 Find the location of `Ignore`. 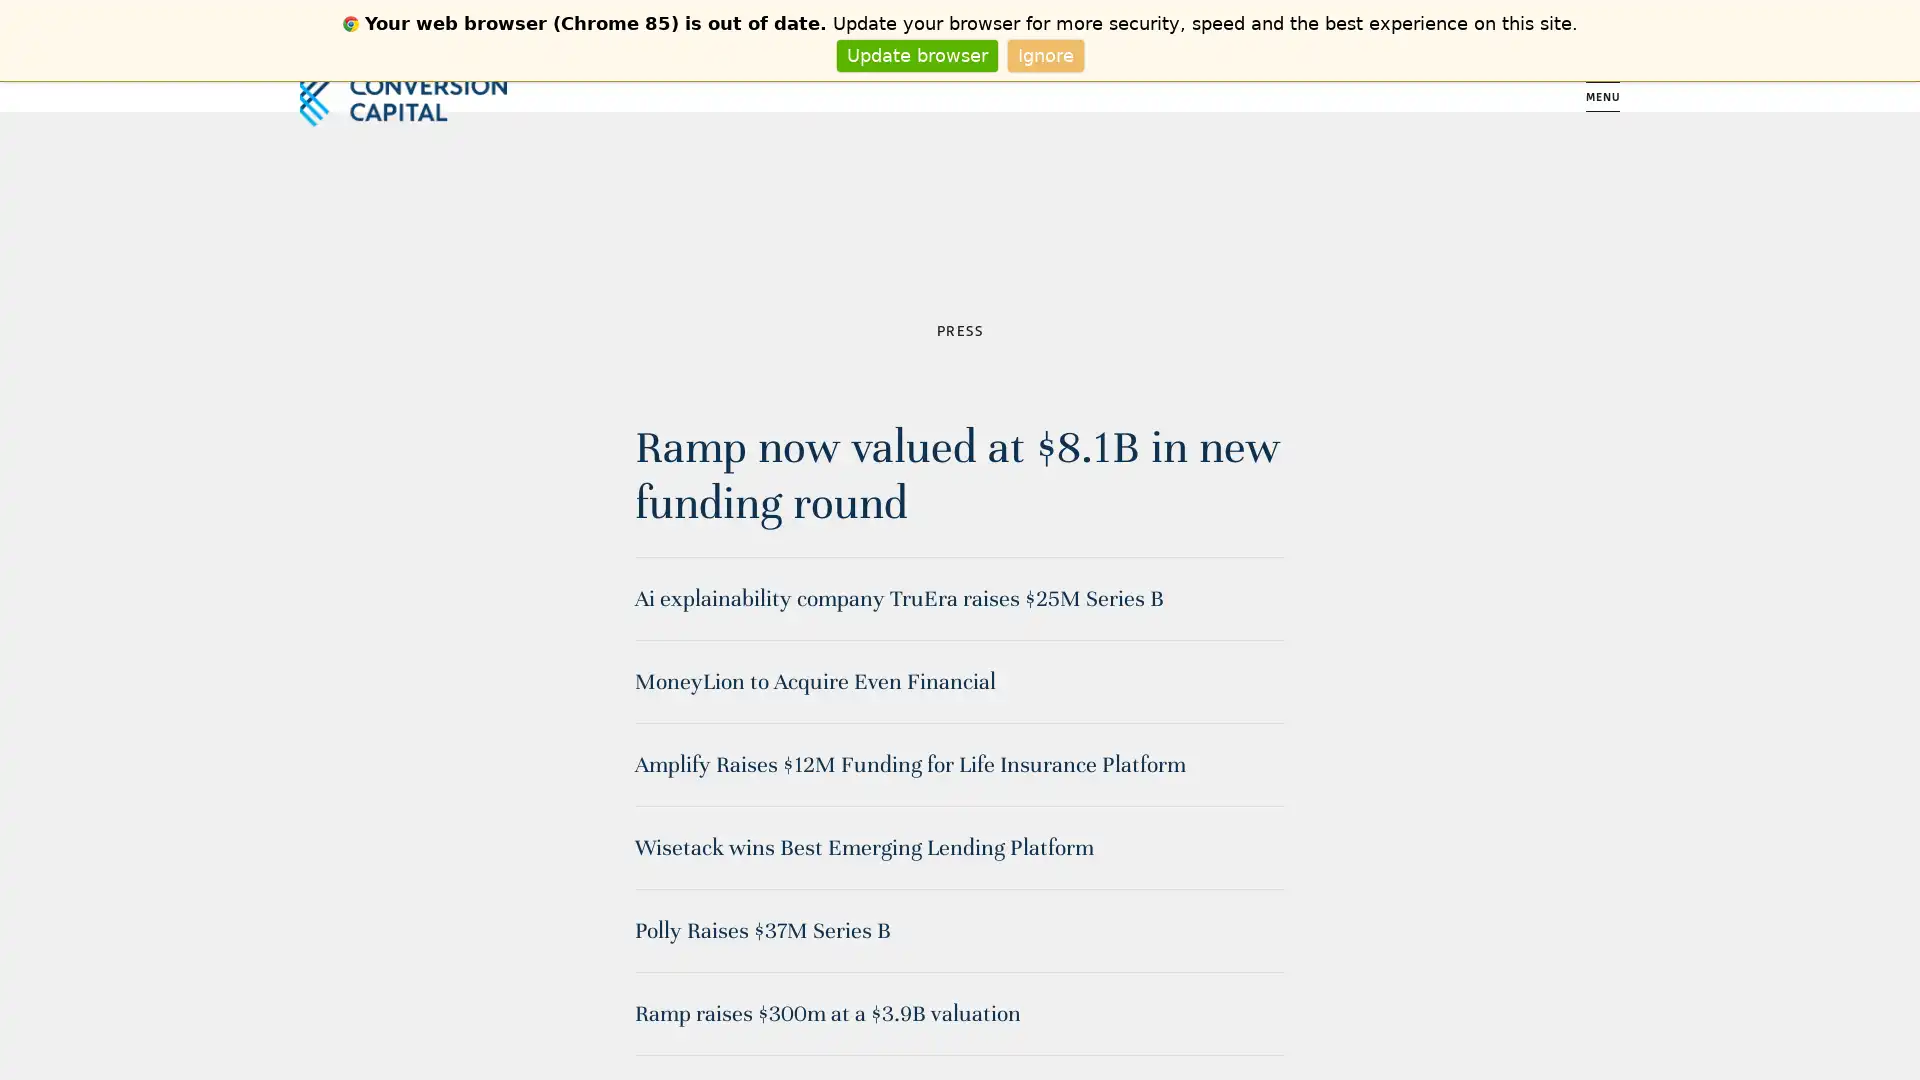

Ignore is located at coordinates (1044, 54).